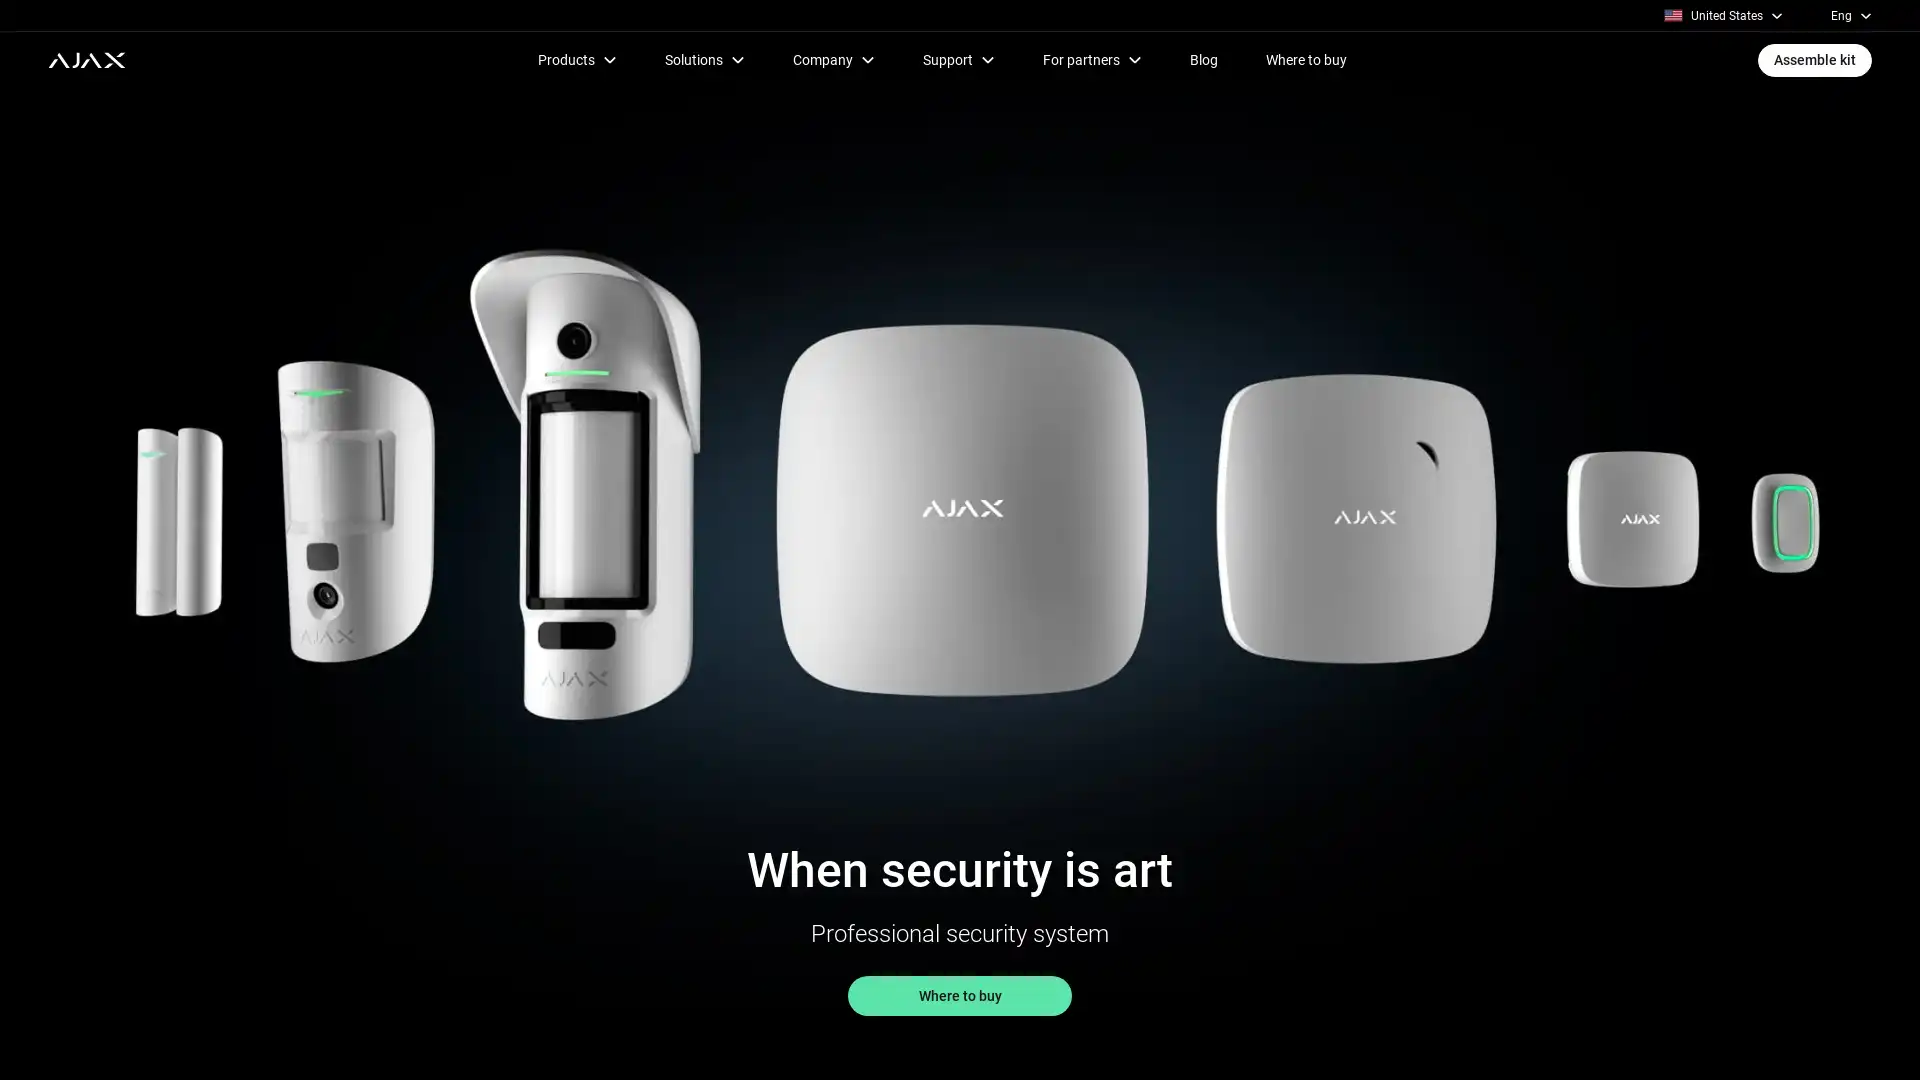 The width and height of the screenshot is (1920, 1080). I want to click on Support, so click(957, 59).